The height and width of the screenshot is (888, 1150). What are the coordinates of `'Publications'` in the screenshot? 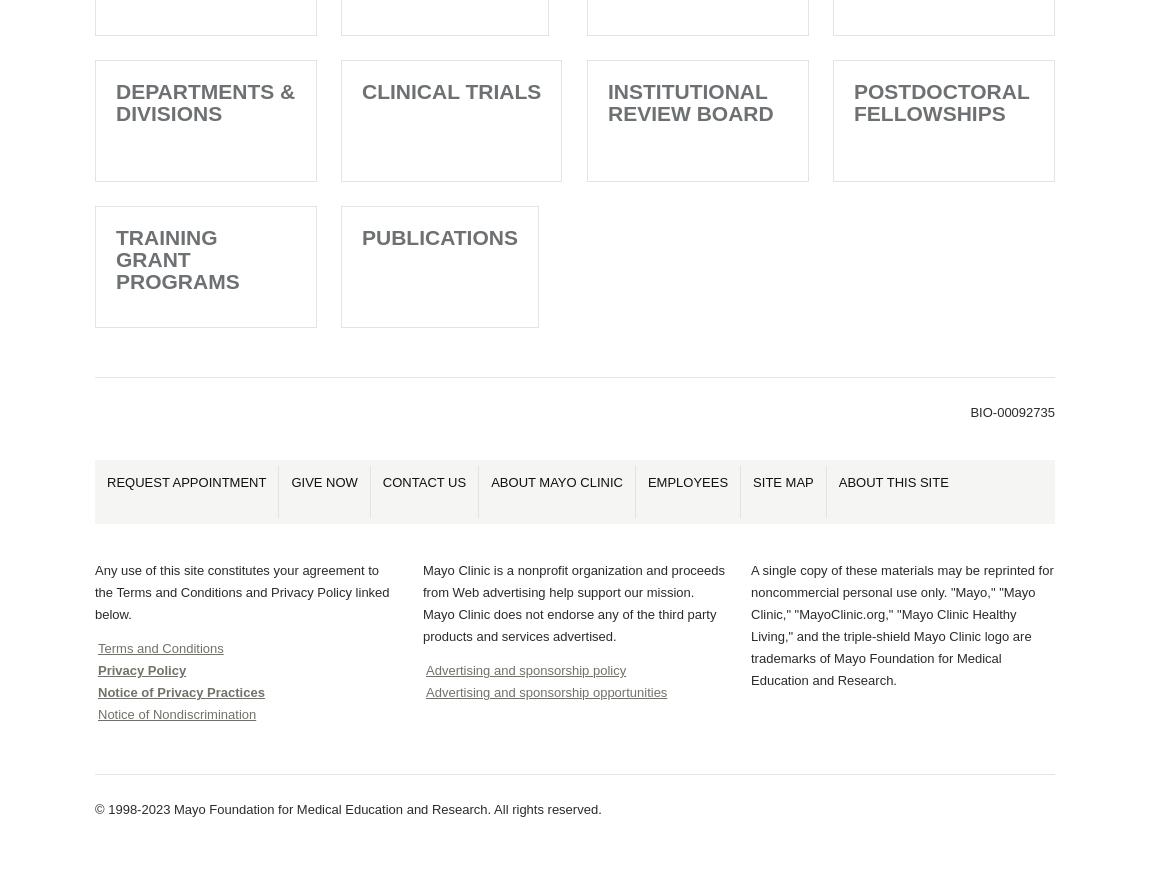 It's located at (439, 237).